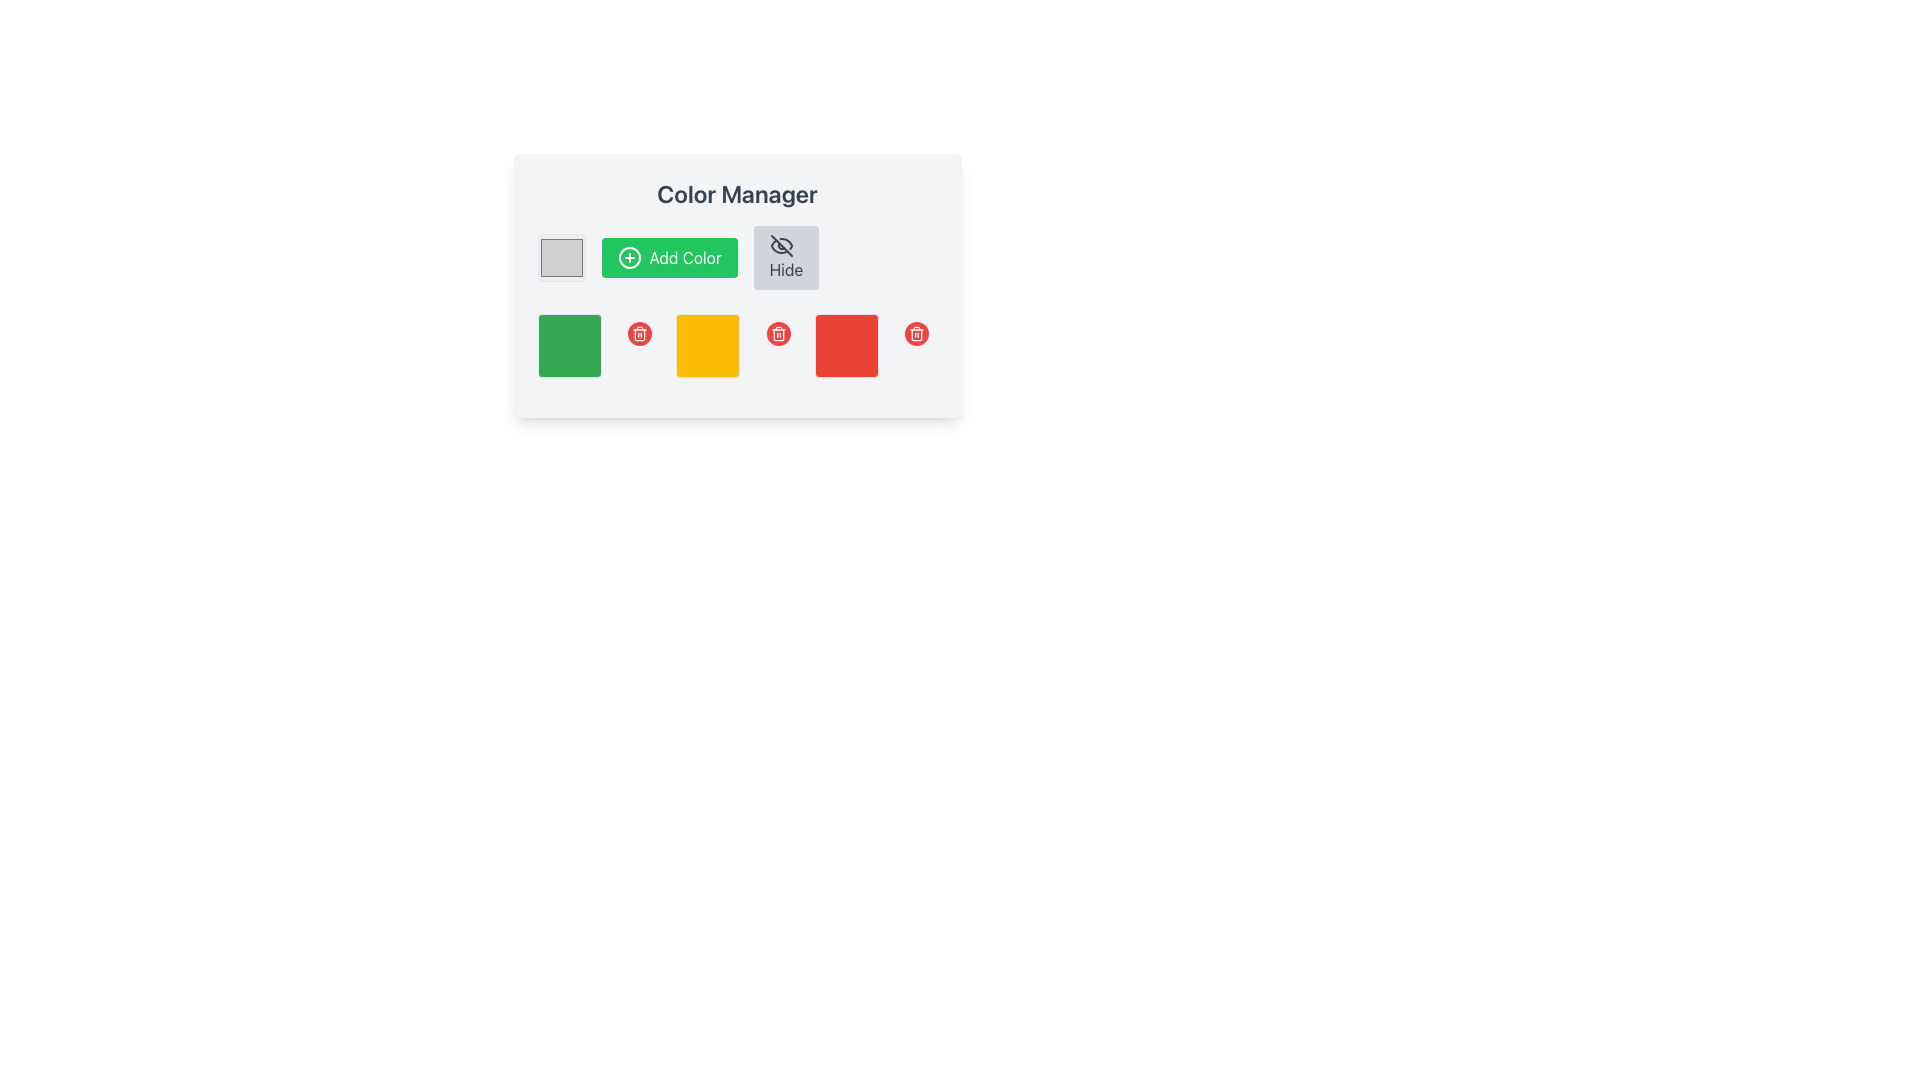 The width and height of the screenshot is (1920, 1080). I want to click on the small circular red button with a white trashcan icon located at the top-right corner of a colored square, so click(916, 333).